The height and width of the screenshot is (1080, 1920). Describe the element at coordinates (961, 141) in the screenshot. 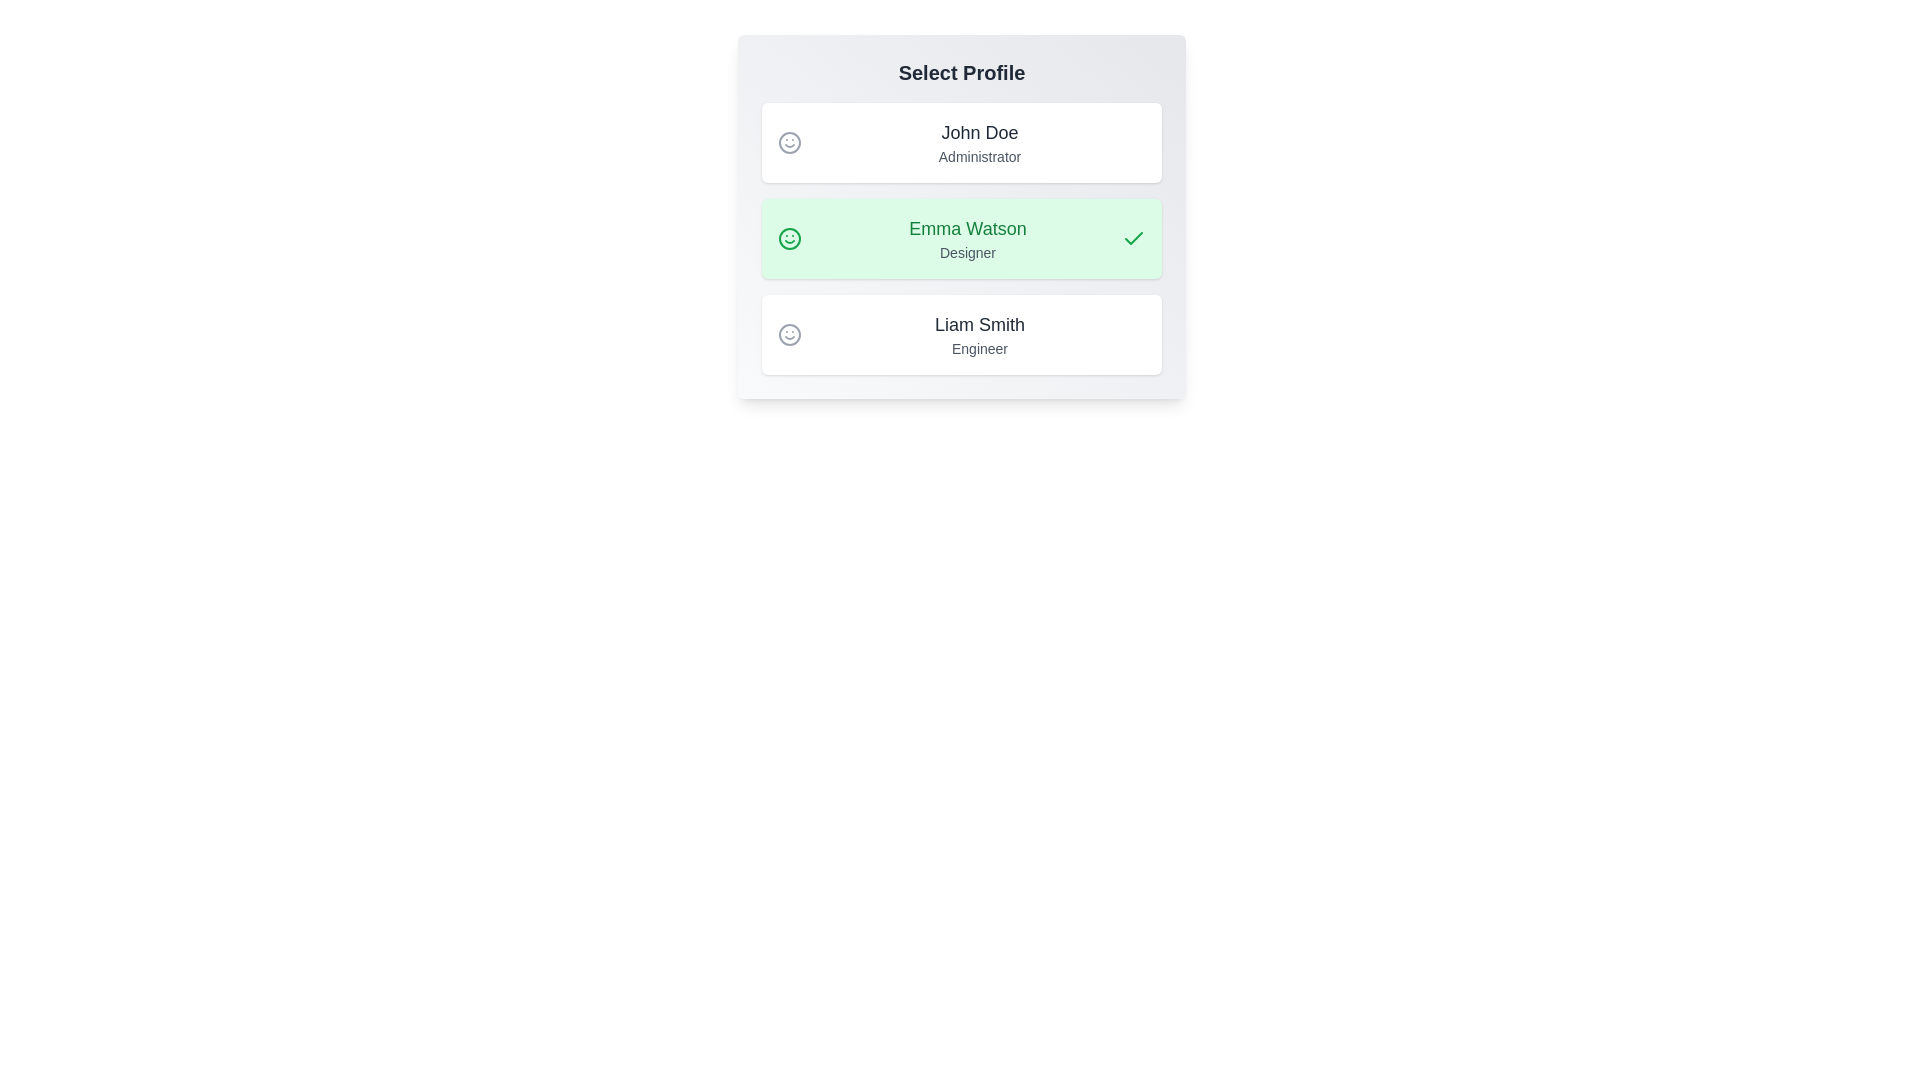

I see `the profile John Doe` at that location.